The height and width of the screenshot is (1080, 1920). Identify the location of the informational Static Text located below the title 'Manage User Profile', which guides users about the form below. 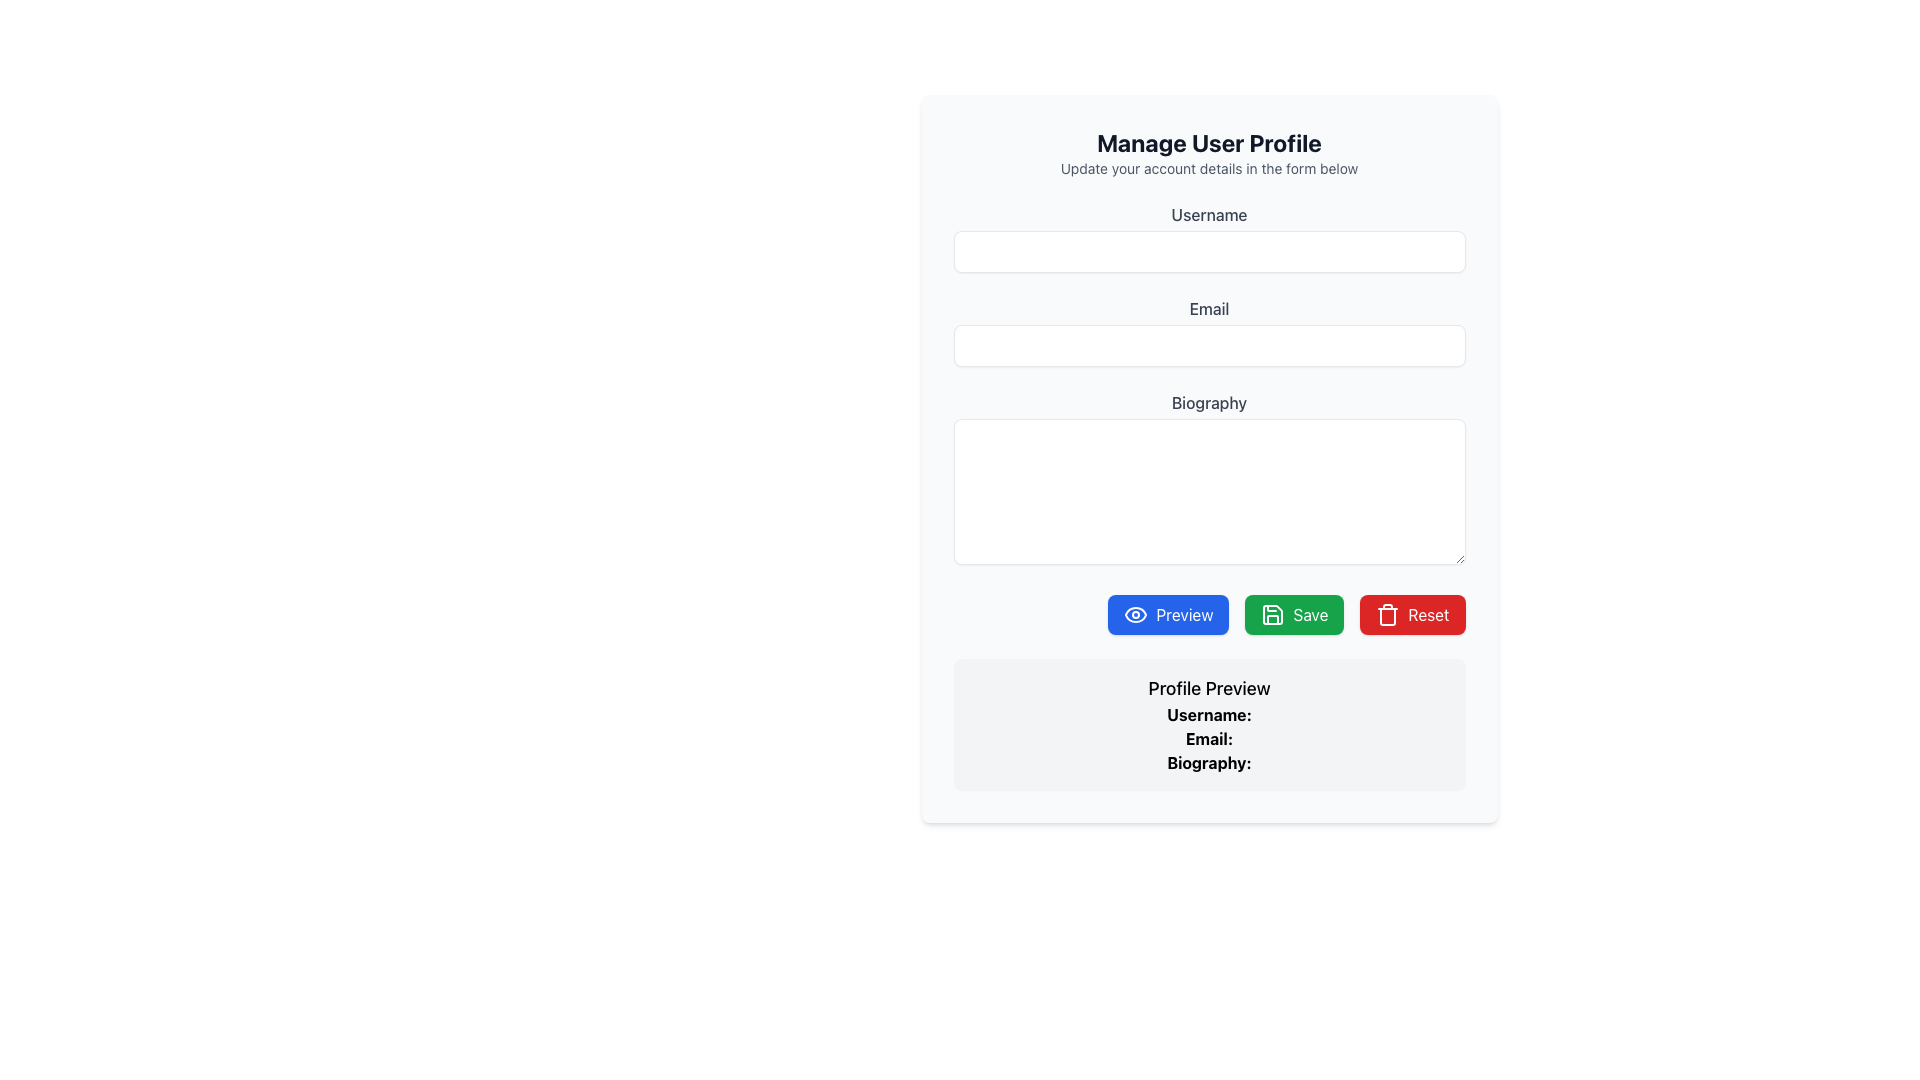
(1208, 168).